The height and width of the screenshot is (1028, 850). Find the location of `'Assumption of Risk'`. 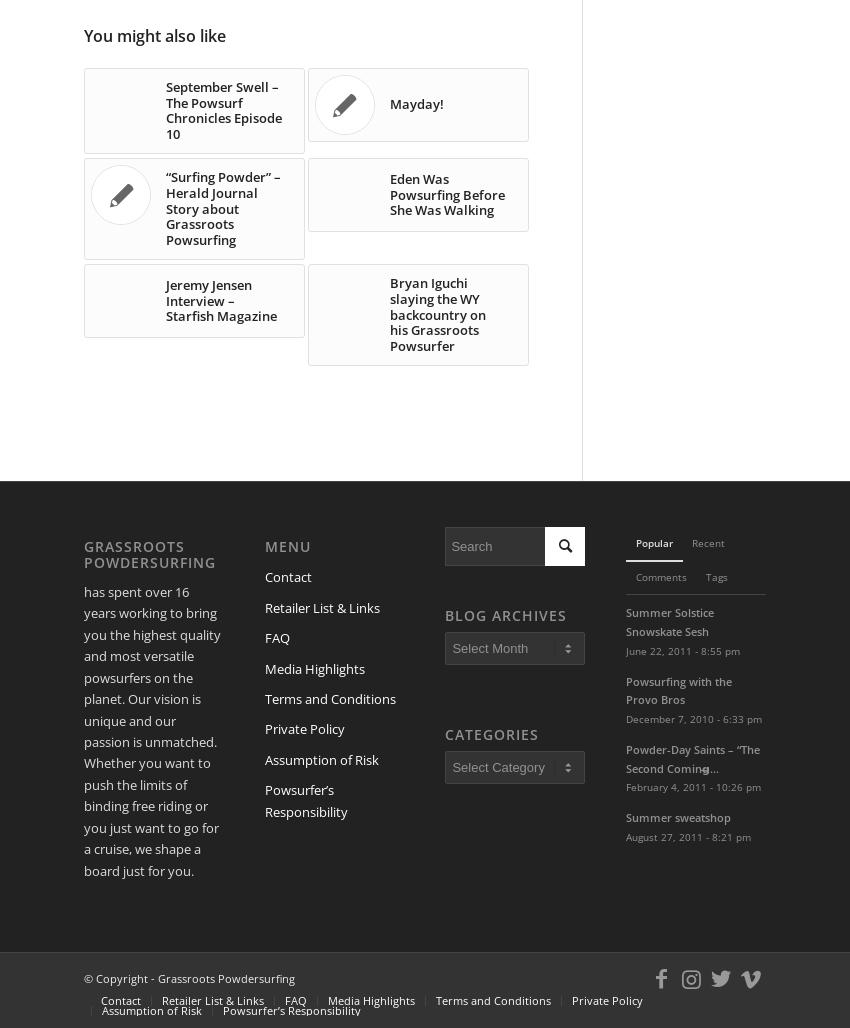

'Assumption of Risk' is located at coordinates (320, 757).